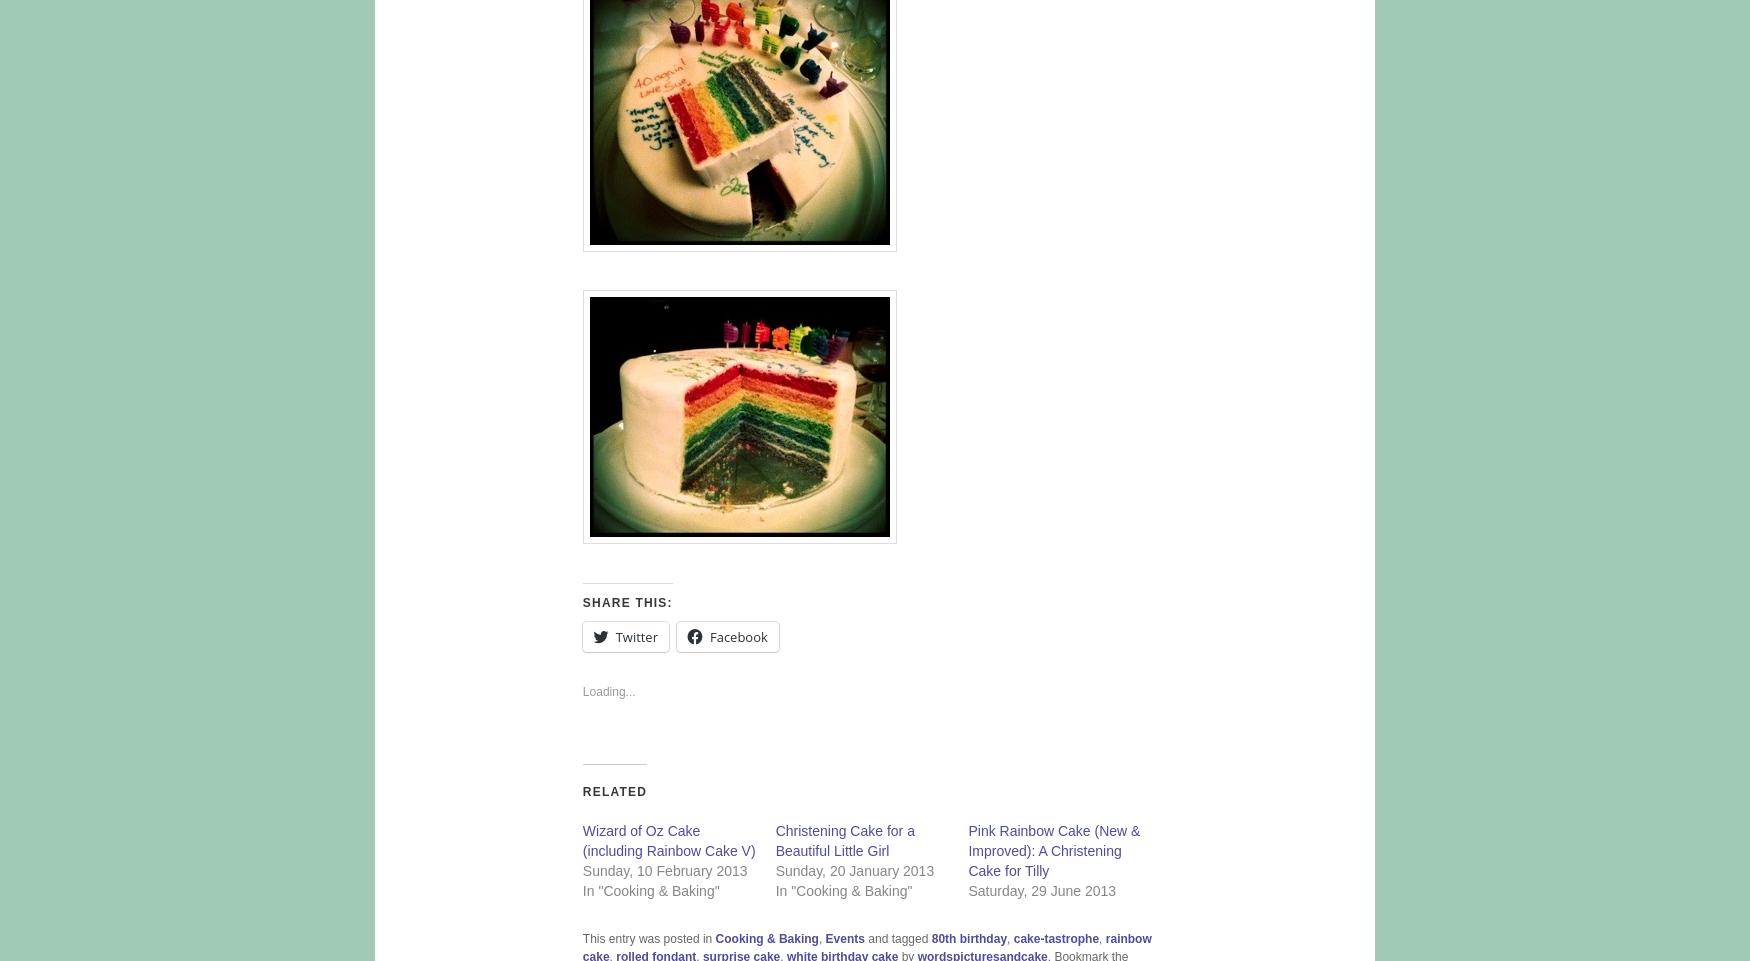 This screenshot has width=1750, height=961. Describe the element at coordinates (765, 938) in the screenshot. I see `'Cooking & Baking'` at that location.